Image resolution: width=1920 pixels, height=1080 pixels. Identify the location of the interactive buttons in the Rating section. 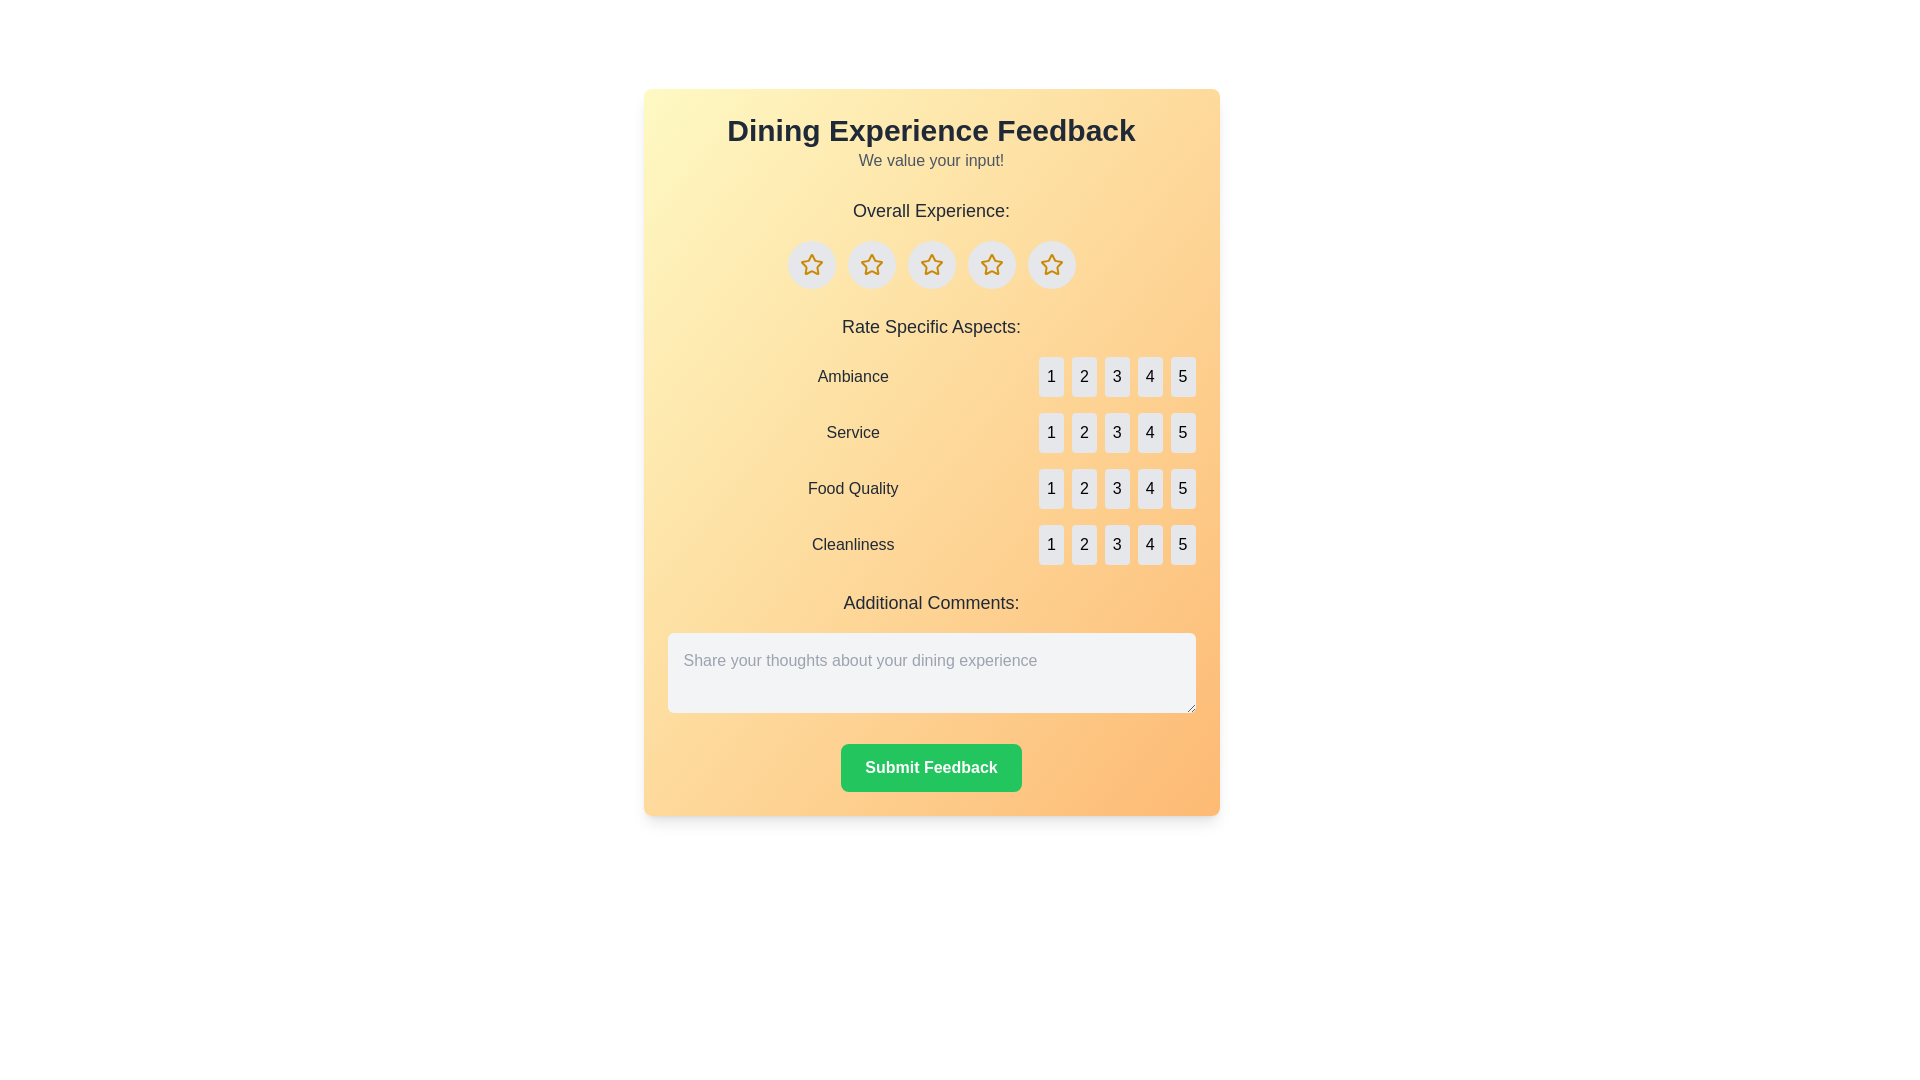
(930, 438).